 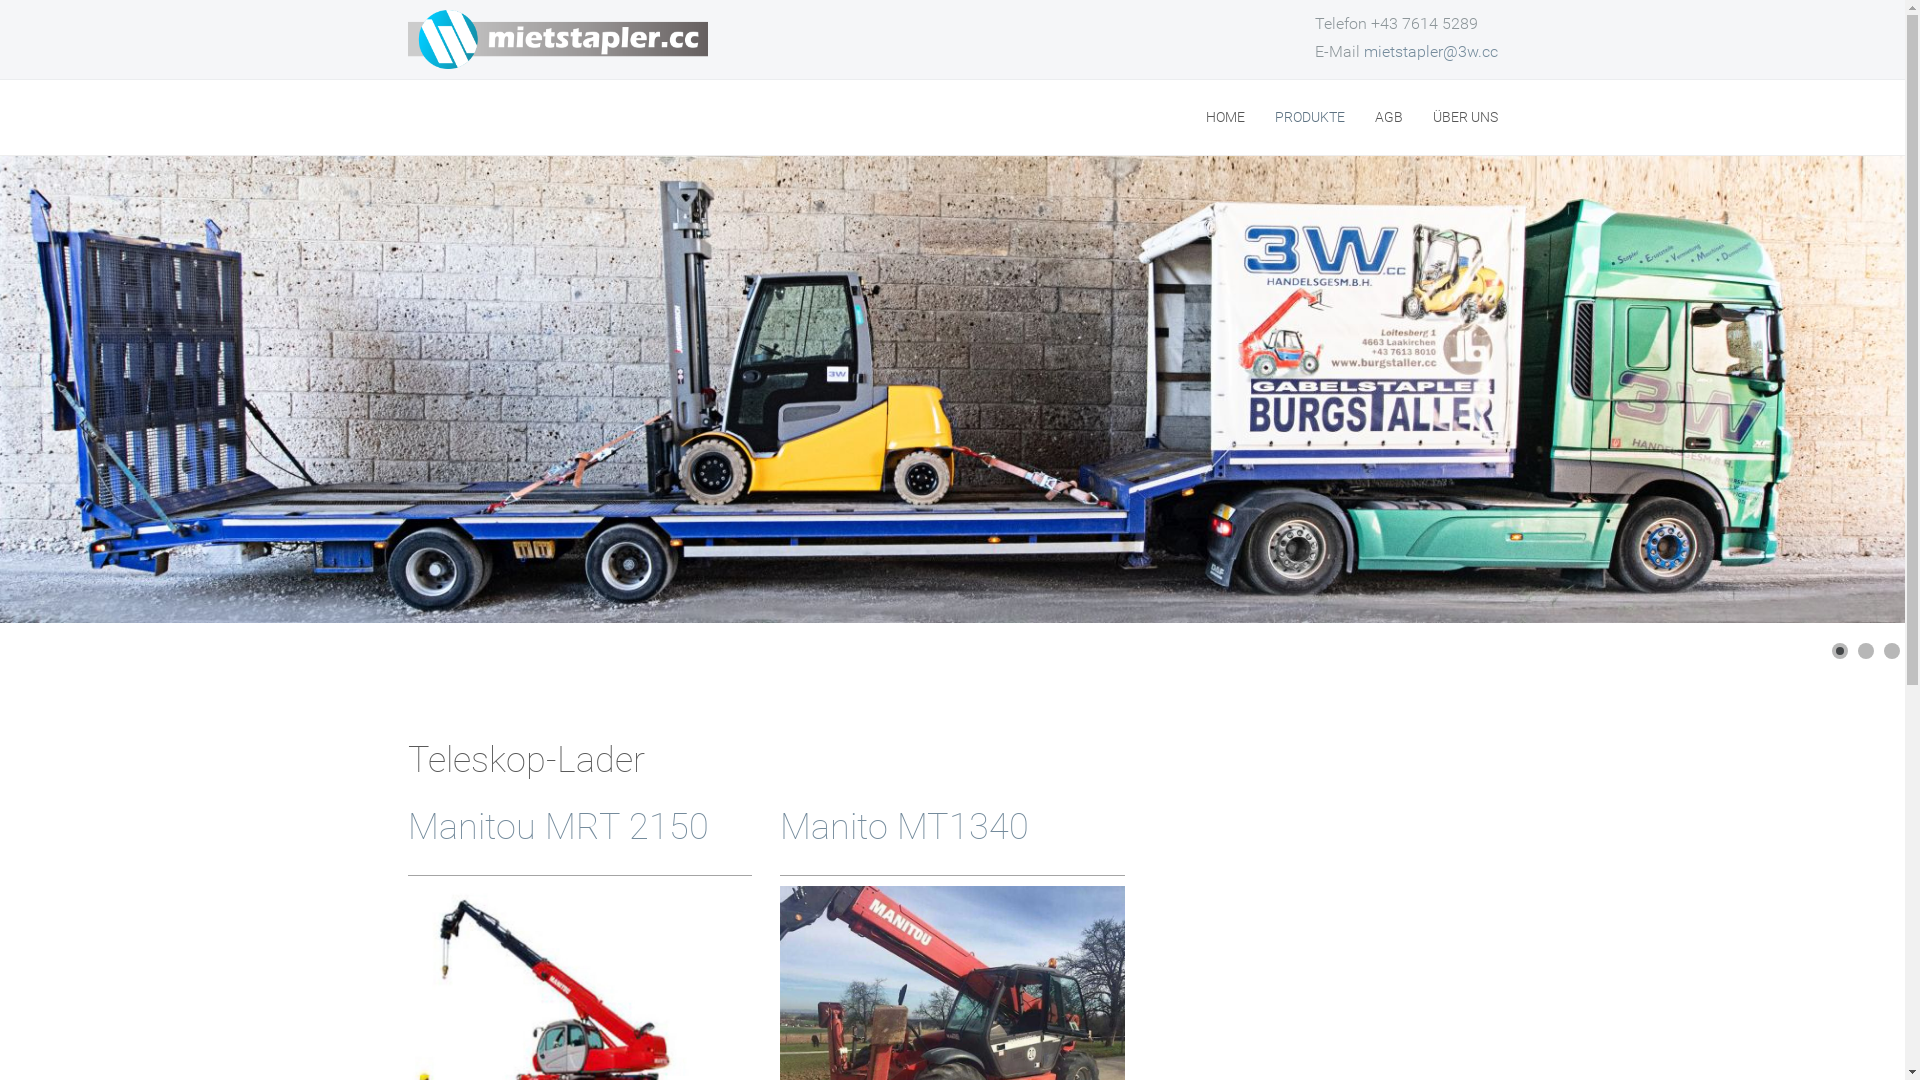 What do you see at coordinates (1224, 117) in the screenshot?
I see `'HOME'` at bounding box center [1224, 117].